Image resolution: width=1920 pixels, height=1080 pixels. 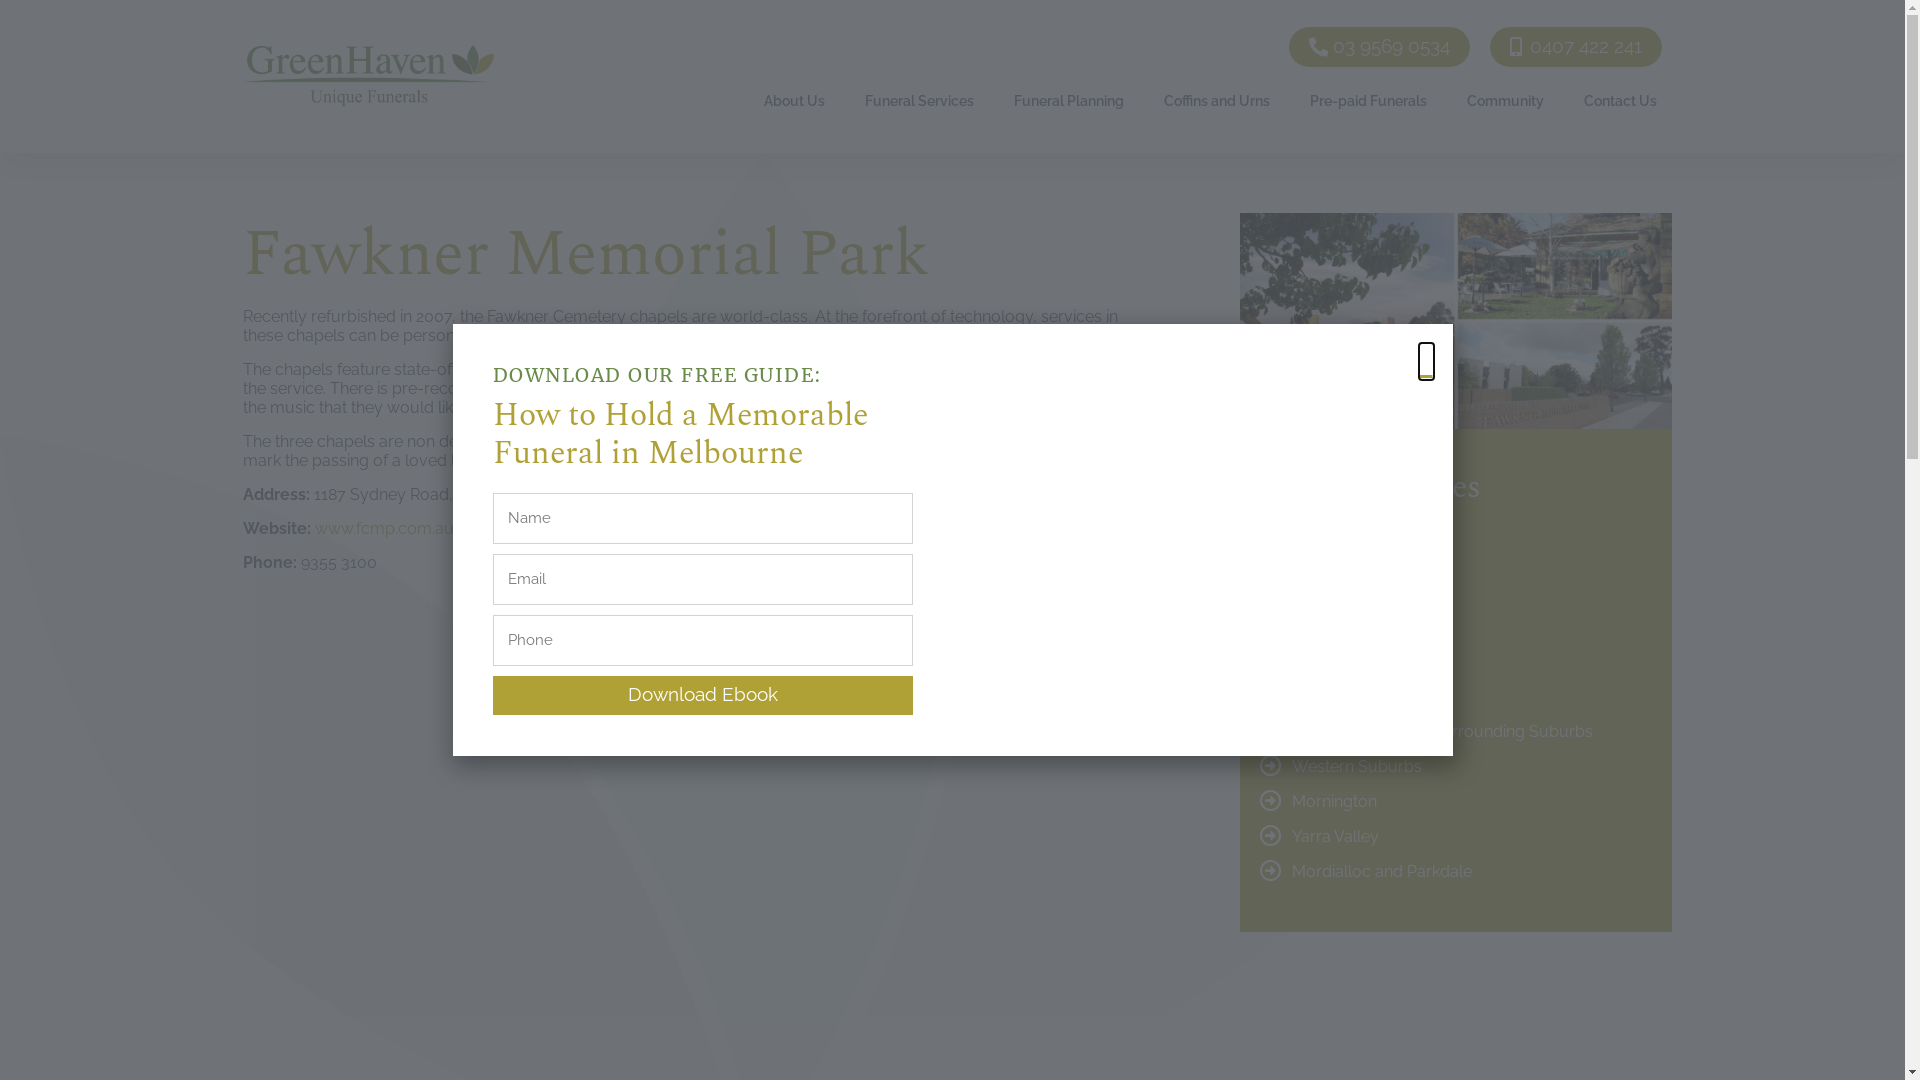 I want to click on 'Contact Us', so click(x=1620, y=100).